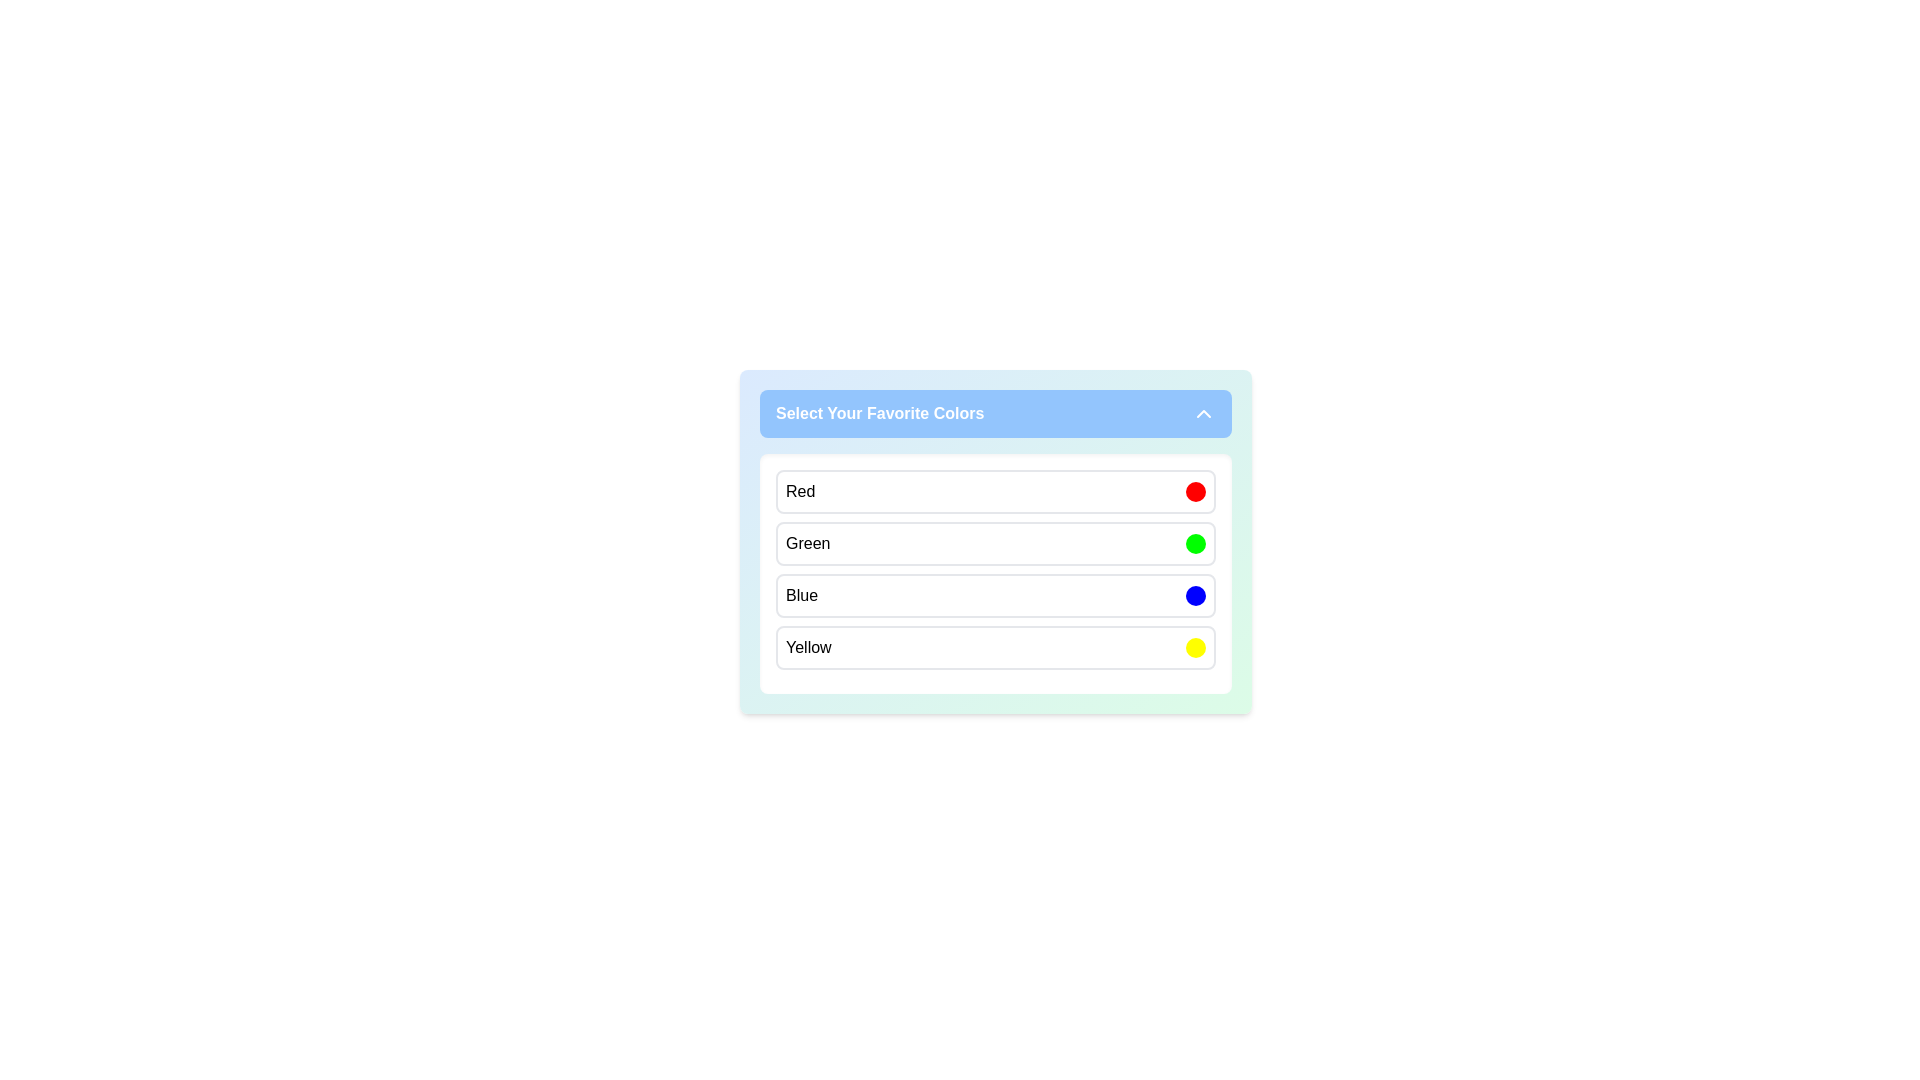 The height and width of the screenshot is (1080, 1920). I want to click on the 'Green' item from the color selection list, which is the second item positioned below 'Red' and above 'Blue', so click(996, 543).